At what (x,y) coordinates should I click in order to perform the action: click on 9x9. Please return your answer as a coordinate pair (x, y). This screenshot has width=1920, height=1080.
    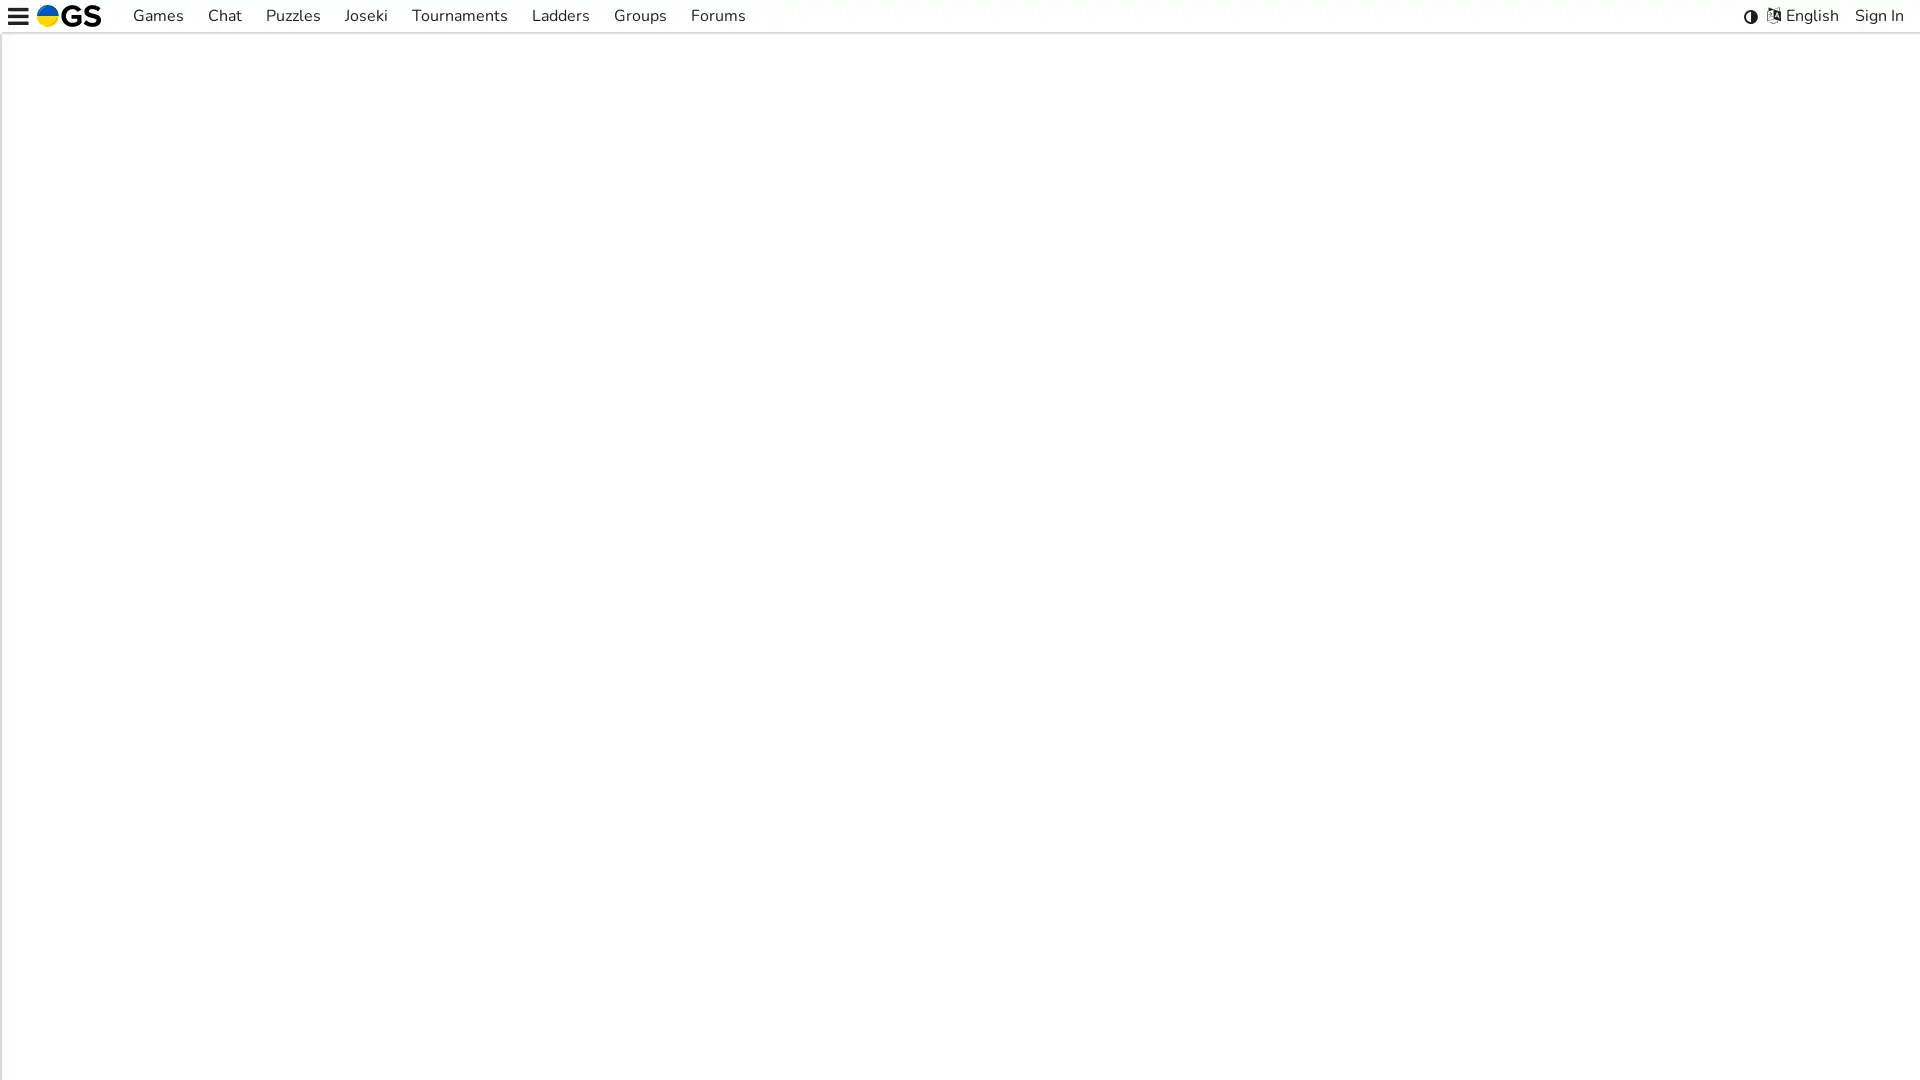
    Looking at the image, I should click on (844, 789).